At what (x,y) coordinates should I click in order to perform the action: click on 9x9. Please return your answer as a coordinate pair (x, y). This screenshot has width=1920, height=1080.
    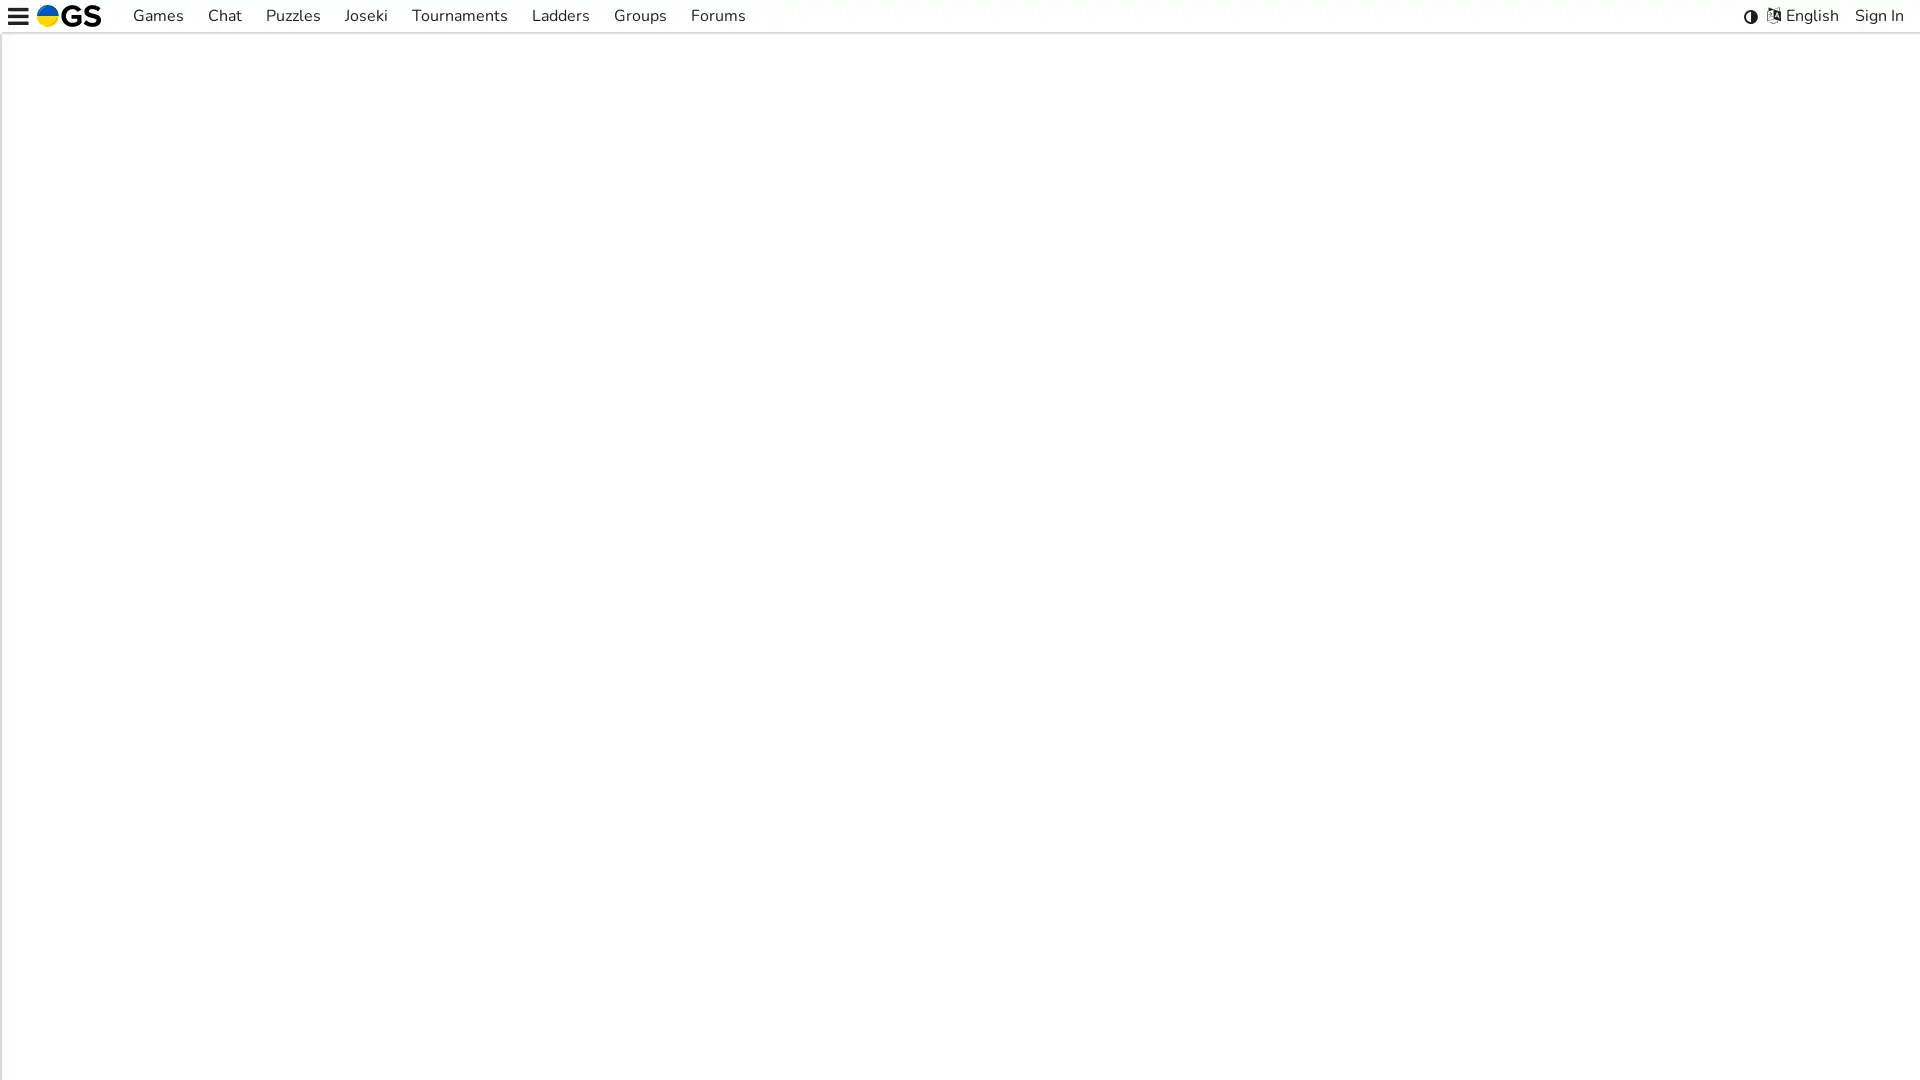
    Looking at the image, I should click on (844, 789).